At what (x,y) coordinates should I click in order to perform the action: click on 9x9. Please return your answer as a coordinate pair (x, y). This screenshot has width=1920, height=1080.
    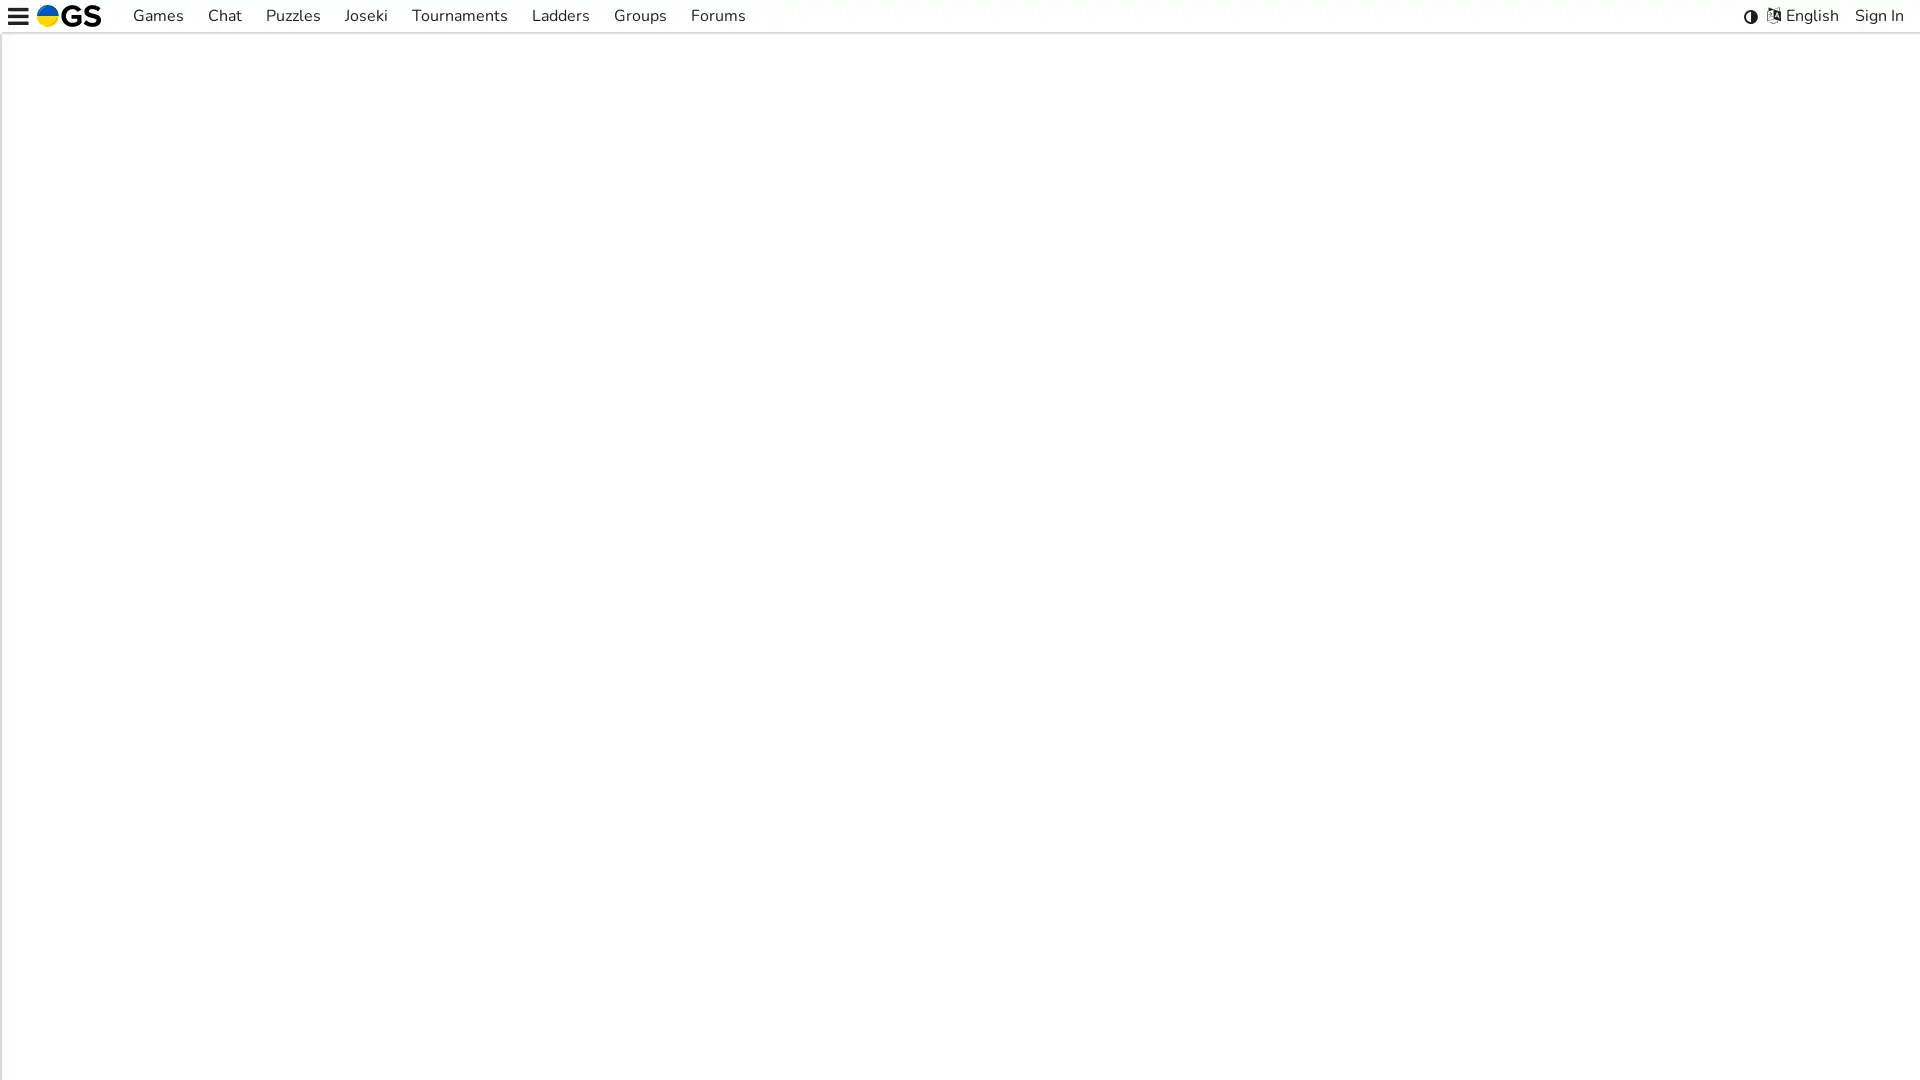
    Looking at the image, I should click on (844, 789).